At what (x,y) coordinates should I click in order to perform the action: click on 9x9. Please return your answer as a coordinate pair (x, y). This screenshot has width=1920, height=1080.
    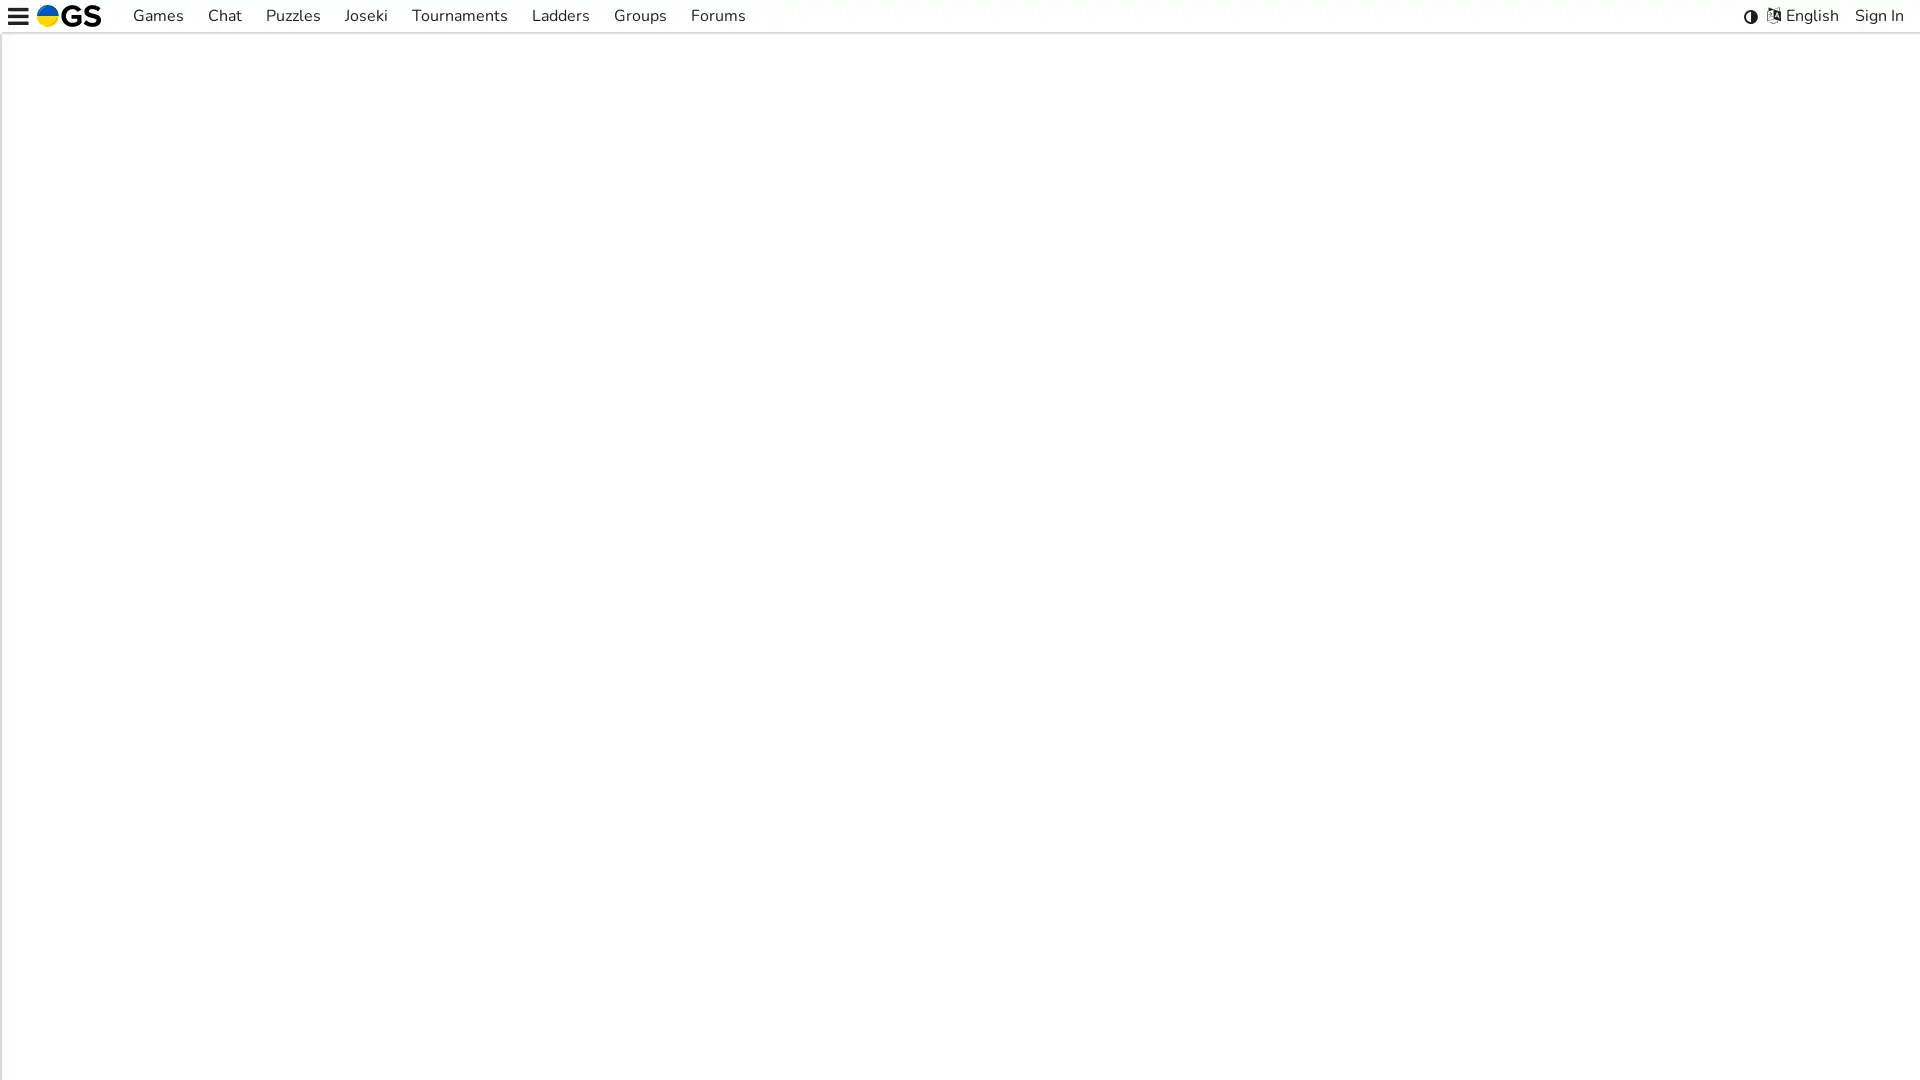
    Looking at the image, I should click on (844, 789).